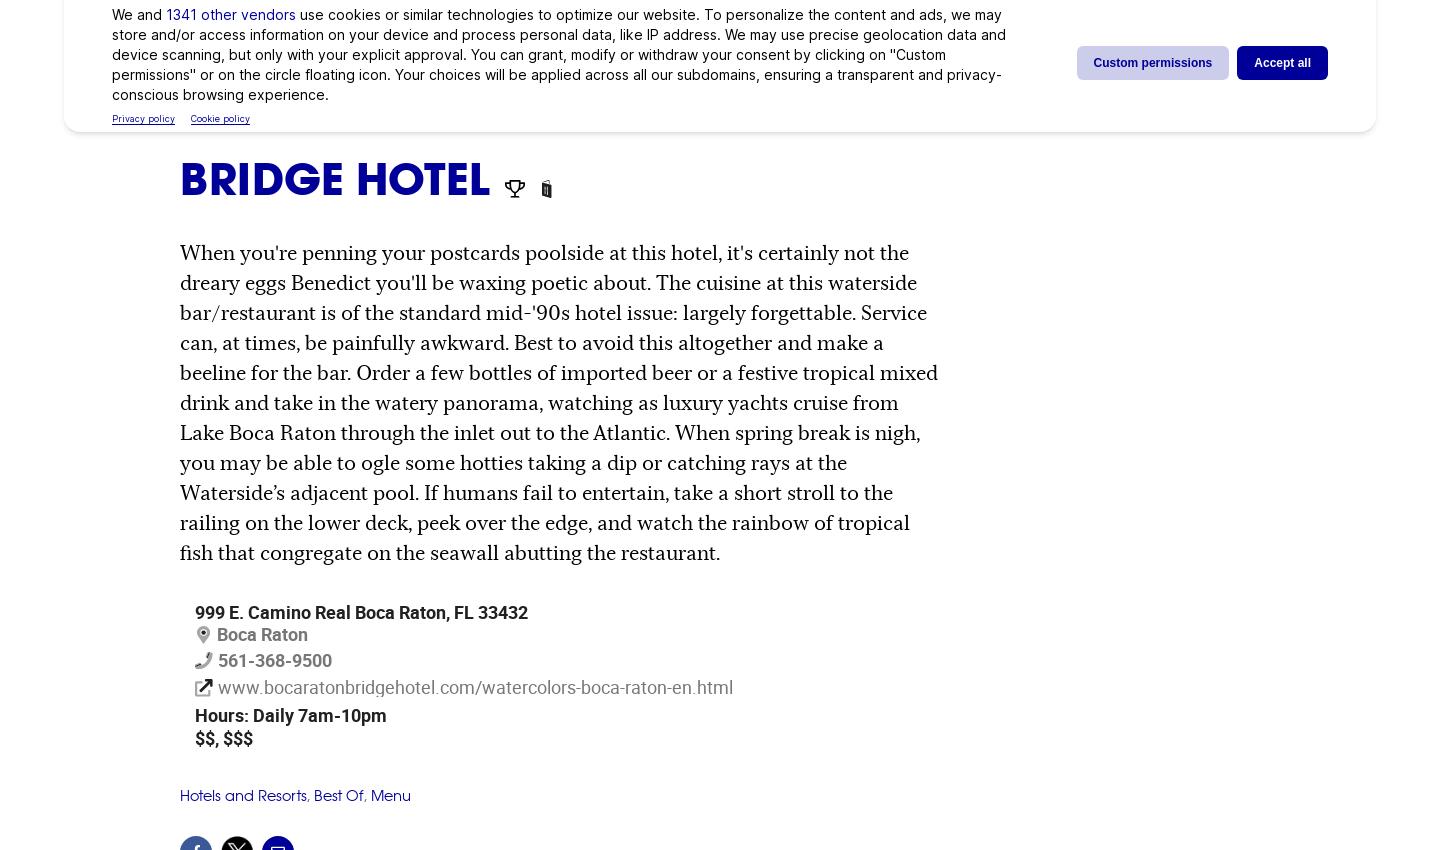 The width and height of the screenshot is (1440, 850). Describe the element at coordinates (340, 176) in the screenshot. I see `'Bridge Hotel'` at that location.